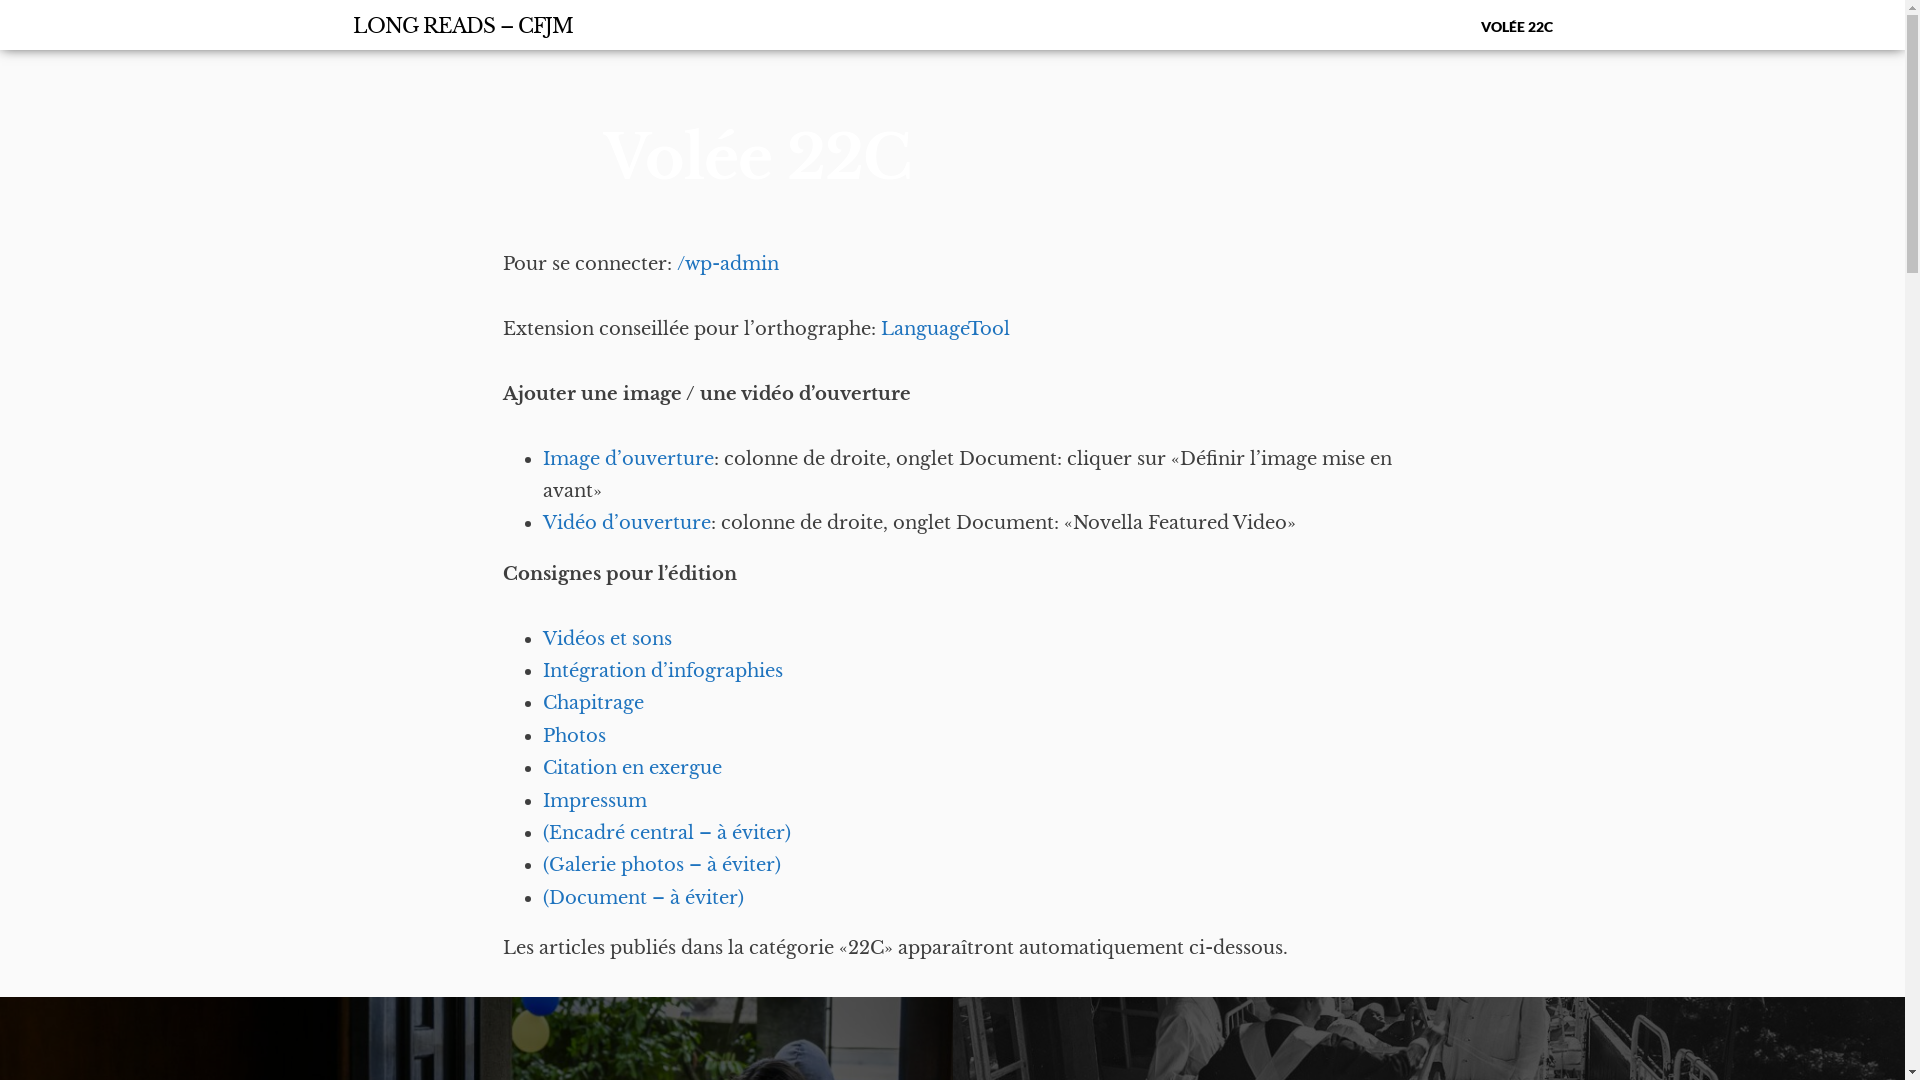 This screenshot has height=1080, width=1920. Describe the element at coordinates (943, 327) in the screenshot. I see `'LanguageTool'` at that location.